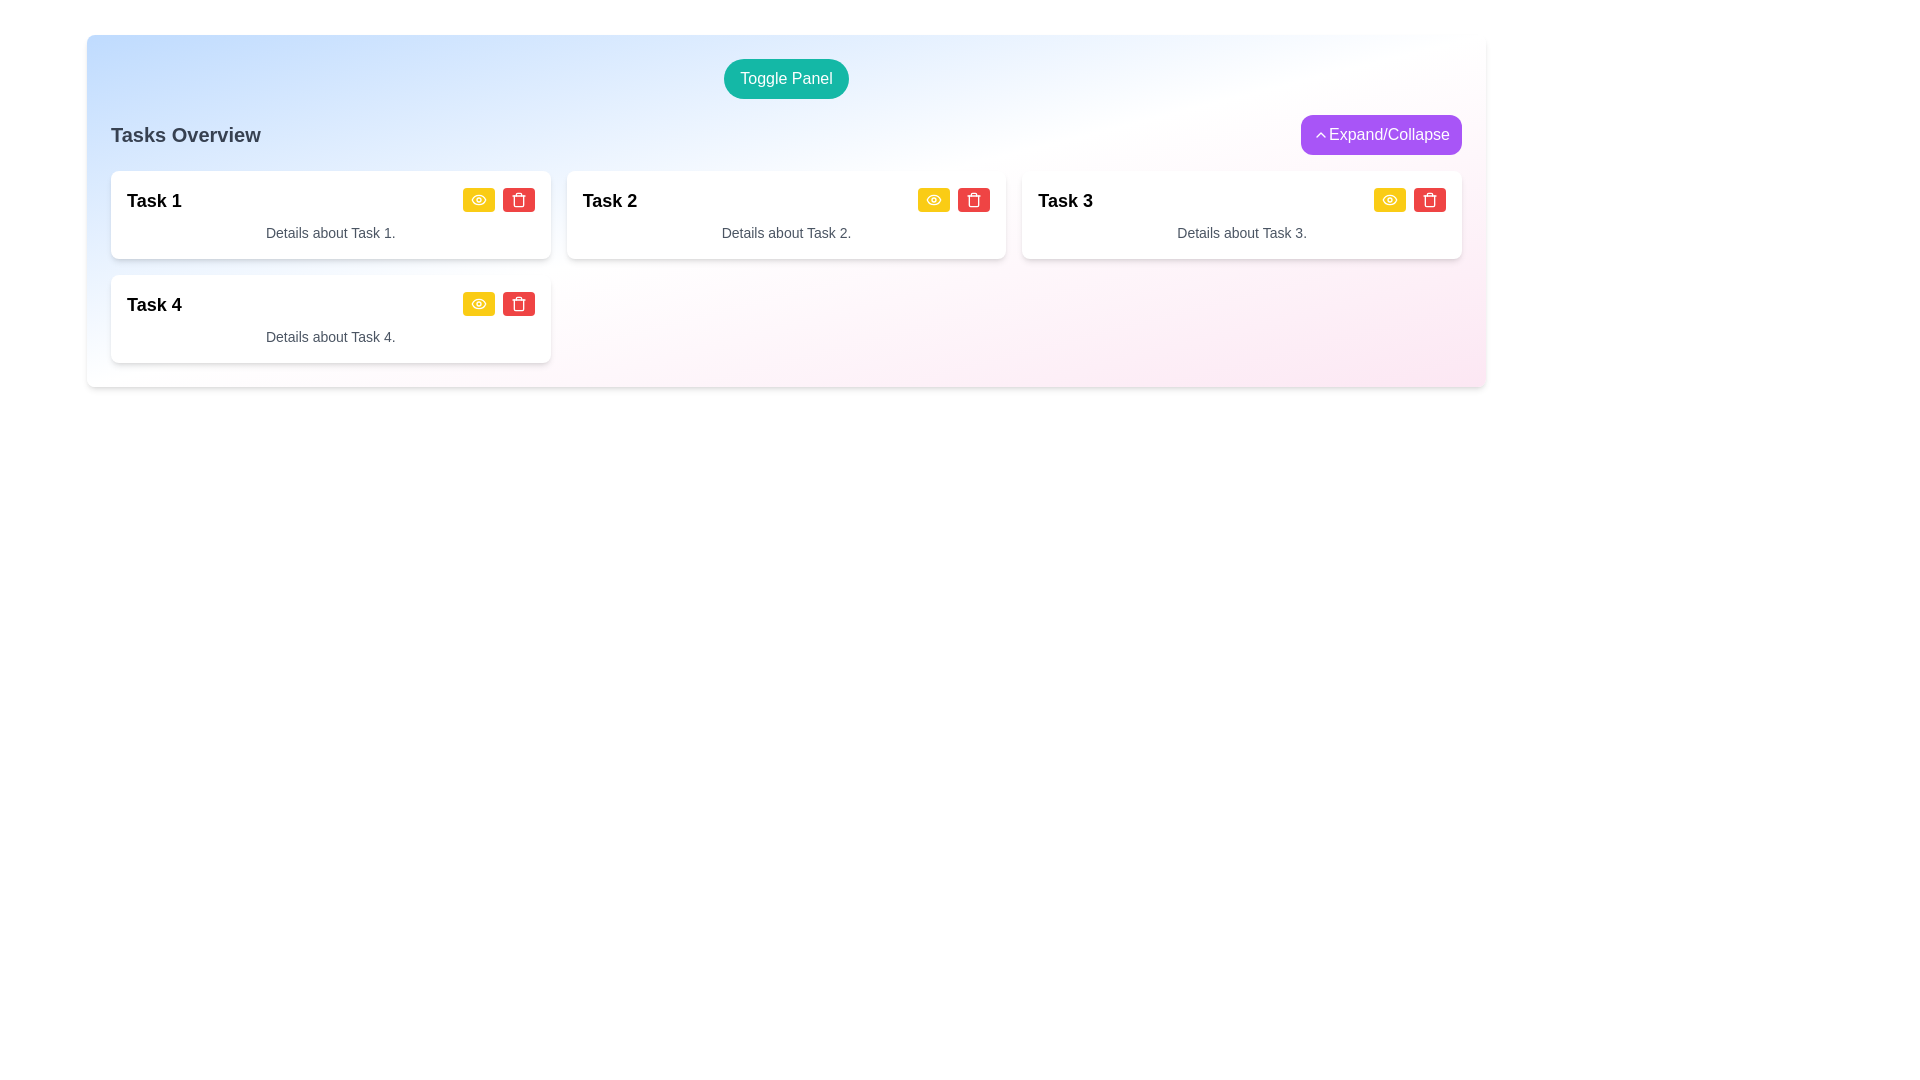 This screenshot has width=1920, height=1080. I want to click on the left-most button in the control section associated with 'Task 2', so click(933, 199).